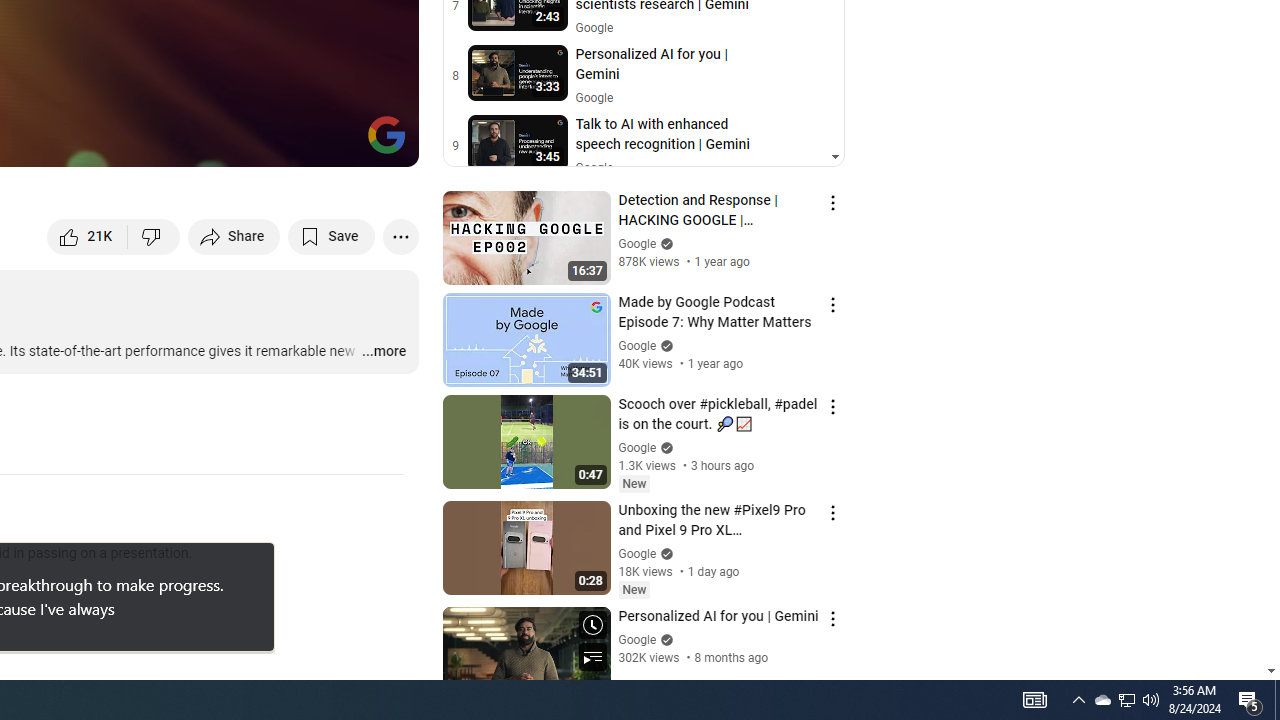 This screenshot has width=1280, height=720. I want to click on 'More actions', so click(400, 235).